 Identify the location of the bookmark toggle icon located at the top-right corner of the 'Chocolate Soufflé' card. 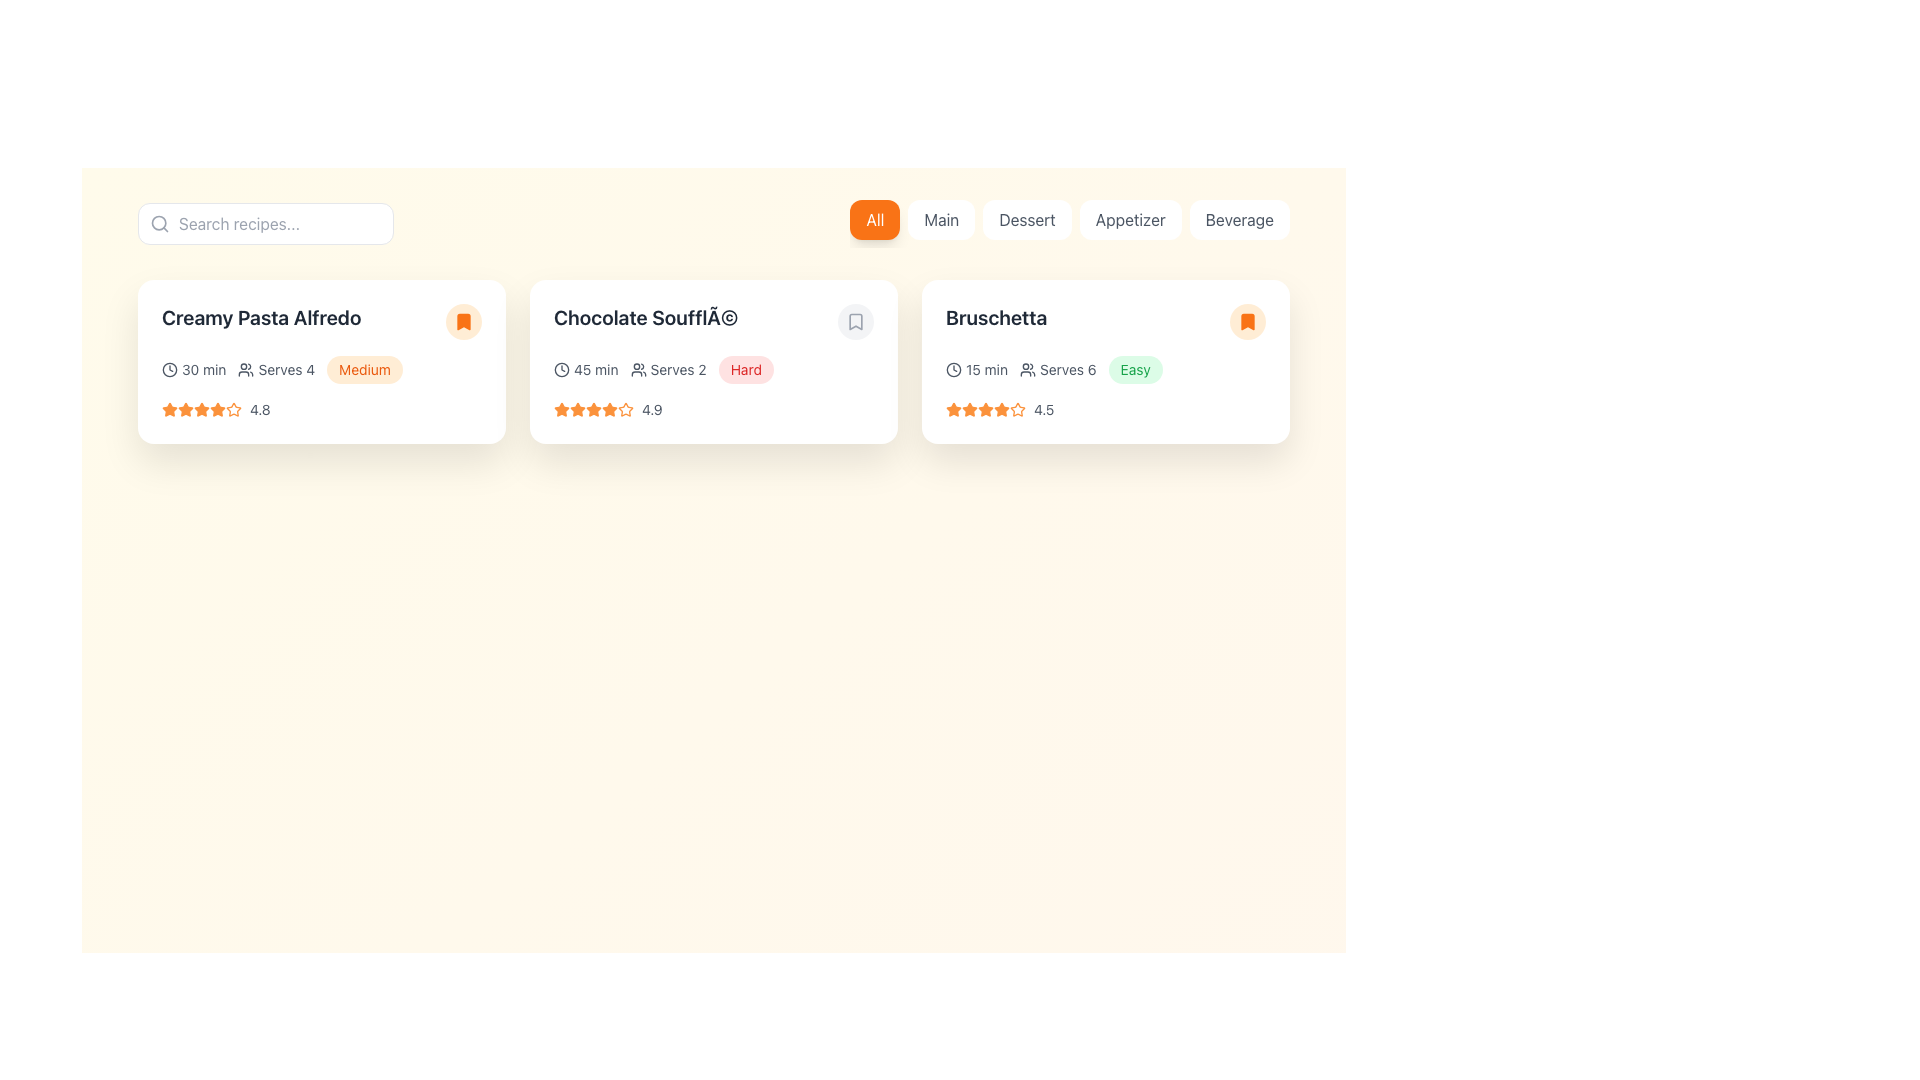
(855, 320).